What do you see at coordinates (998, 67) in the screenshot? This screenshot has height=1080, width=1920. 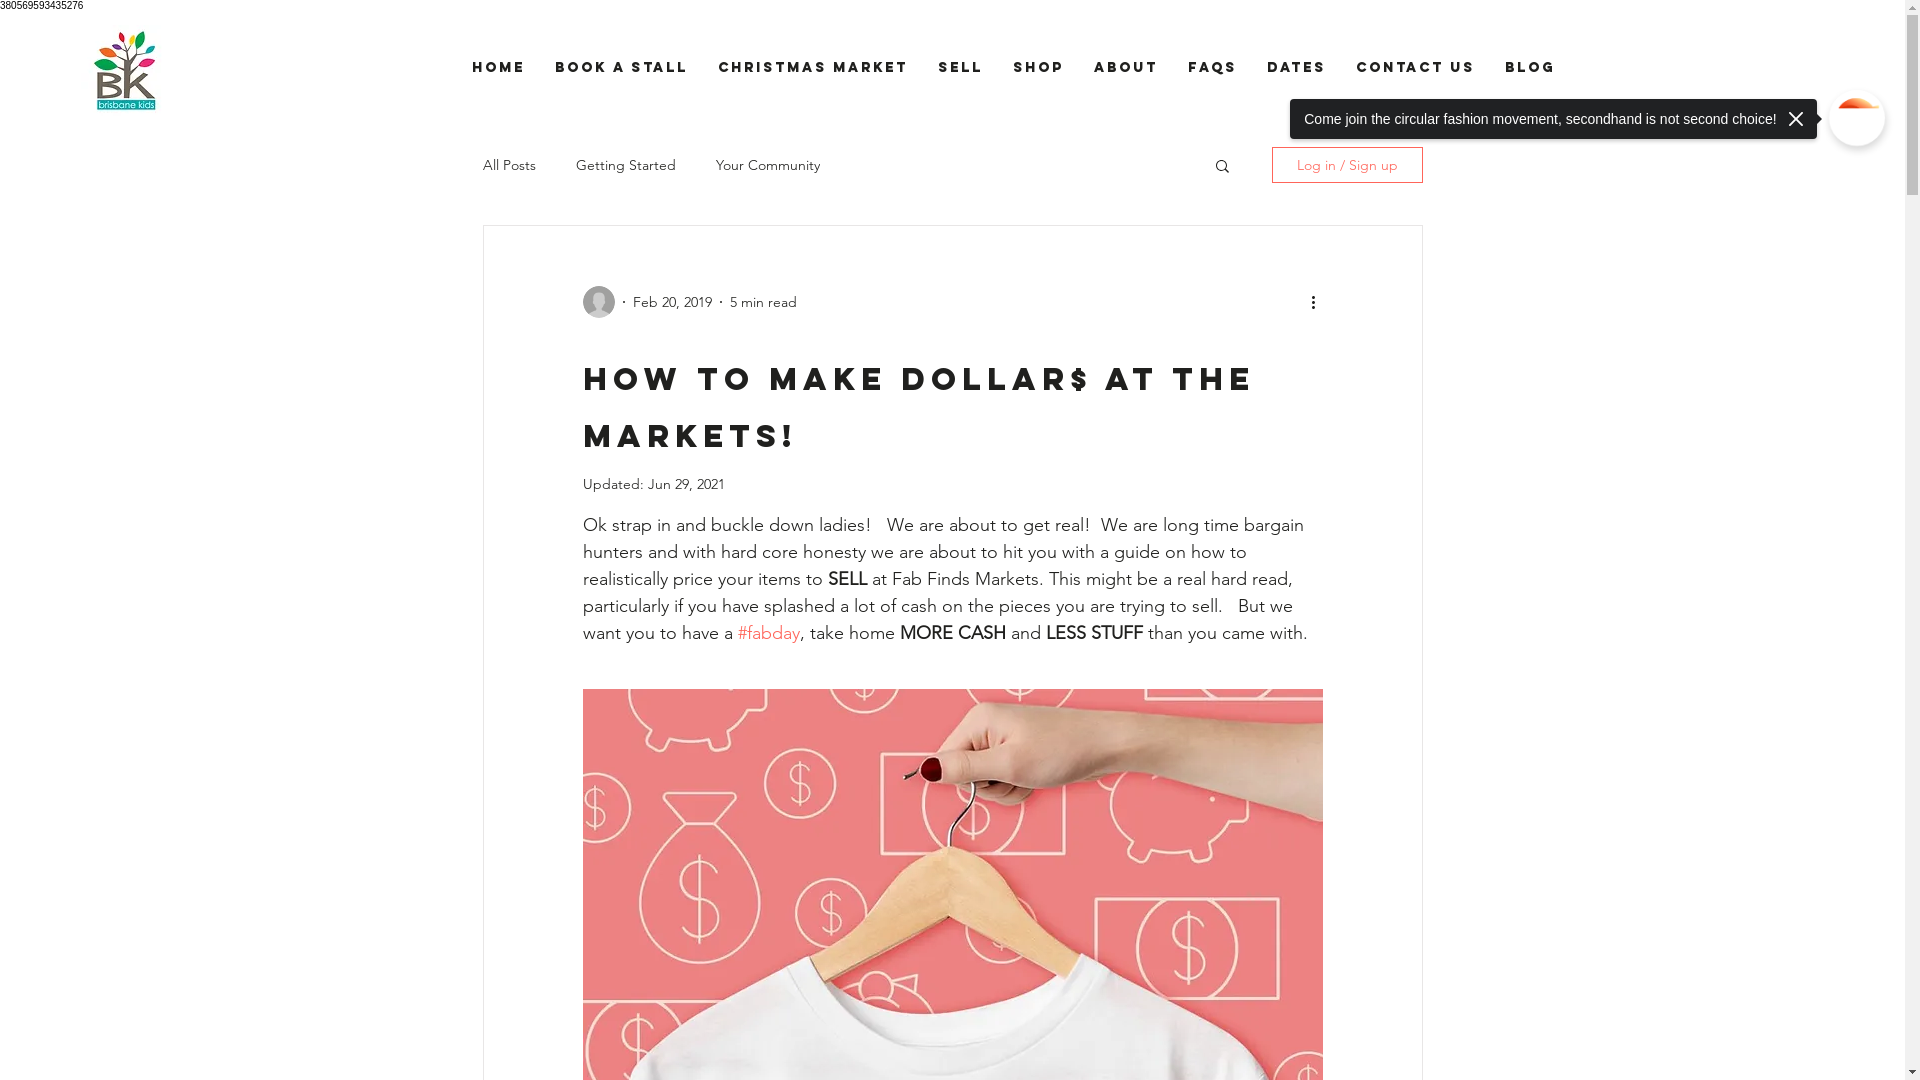 I see `'SHOP'` at bounding box center [998, 67].